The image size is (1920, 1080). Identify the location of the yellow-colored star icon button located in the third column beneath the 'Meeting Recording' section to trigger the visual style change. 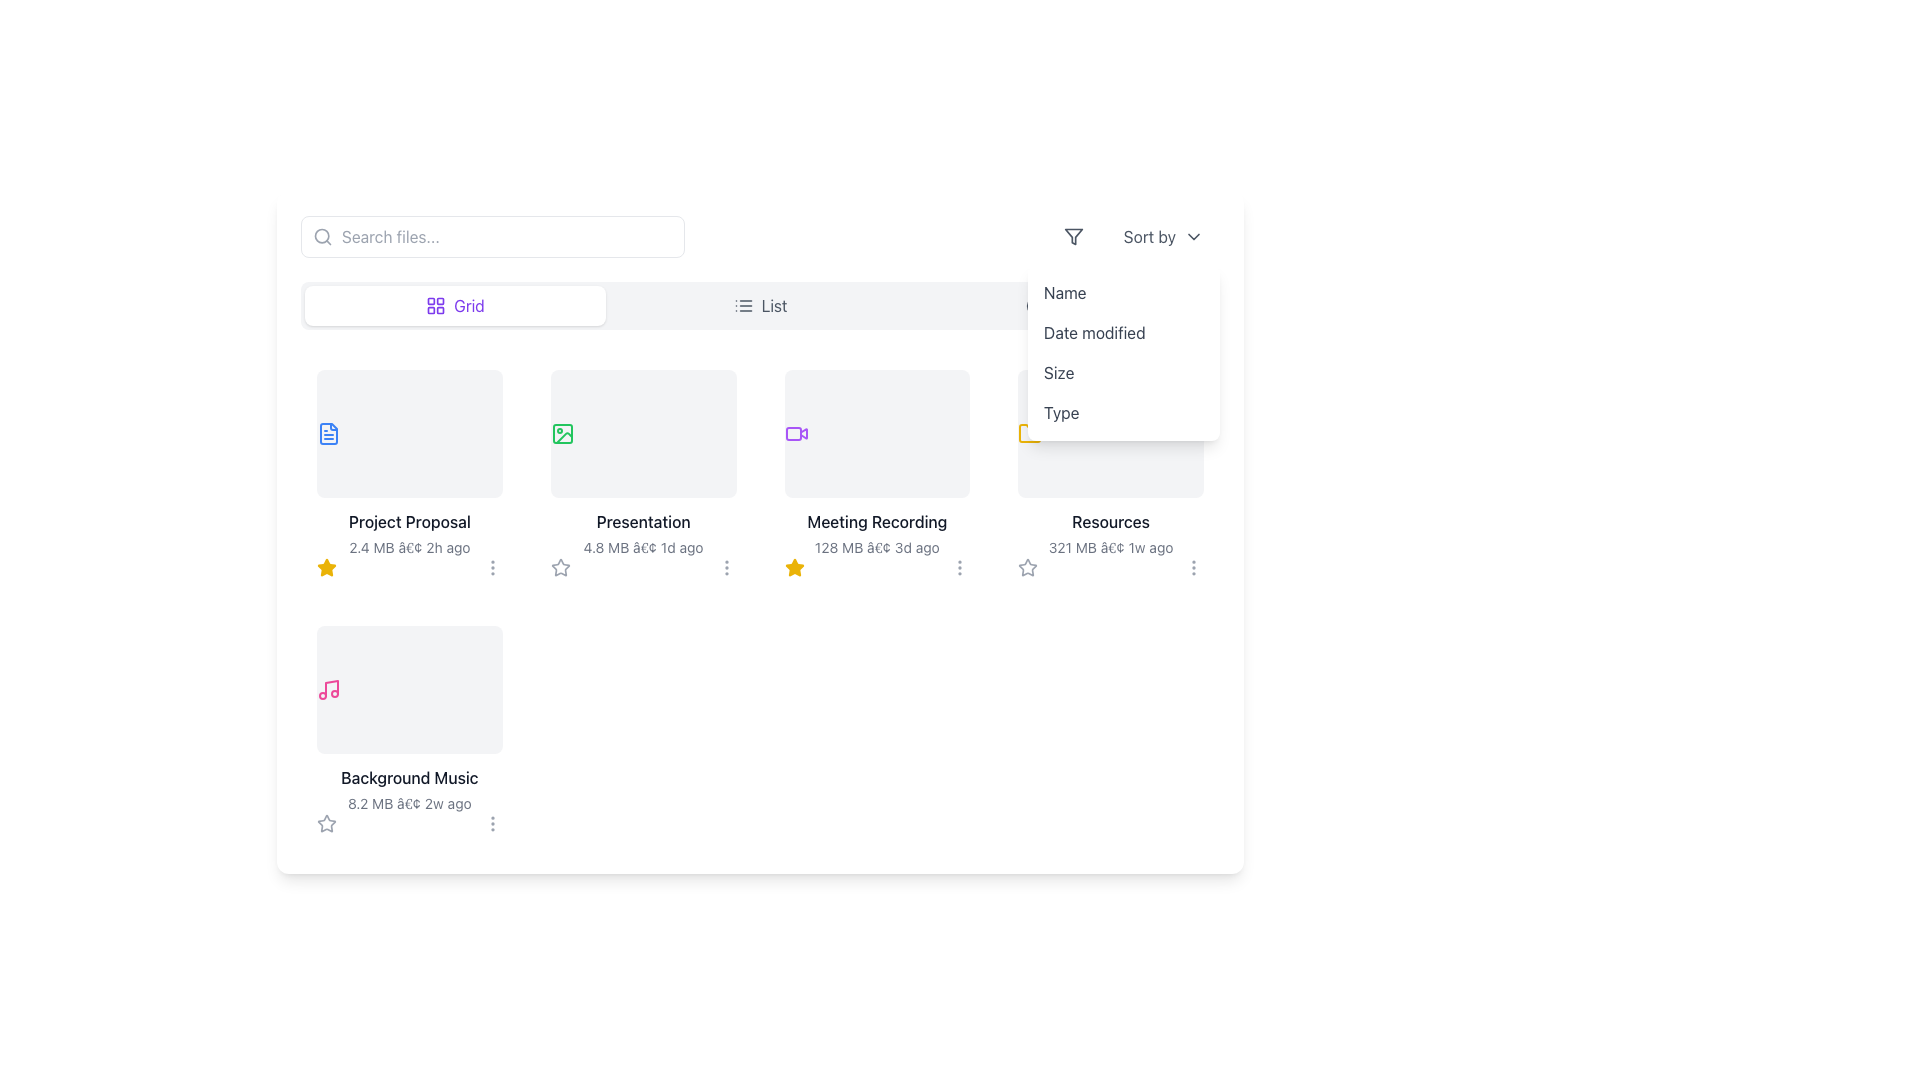
(793, 567).